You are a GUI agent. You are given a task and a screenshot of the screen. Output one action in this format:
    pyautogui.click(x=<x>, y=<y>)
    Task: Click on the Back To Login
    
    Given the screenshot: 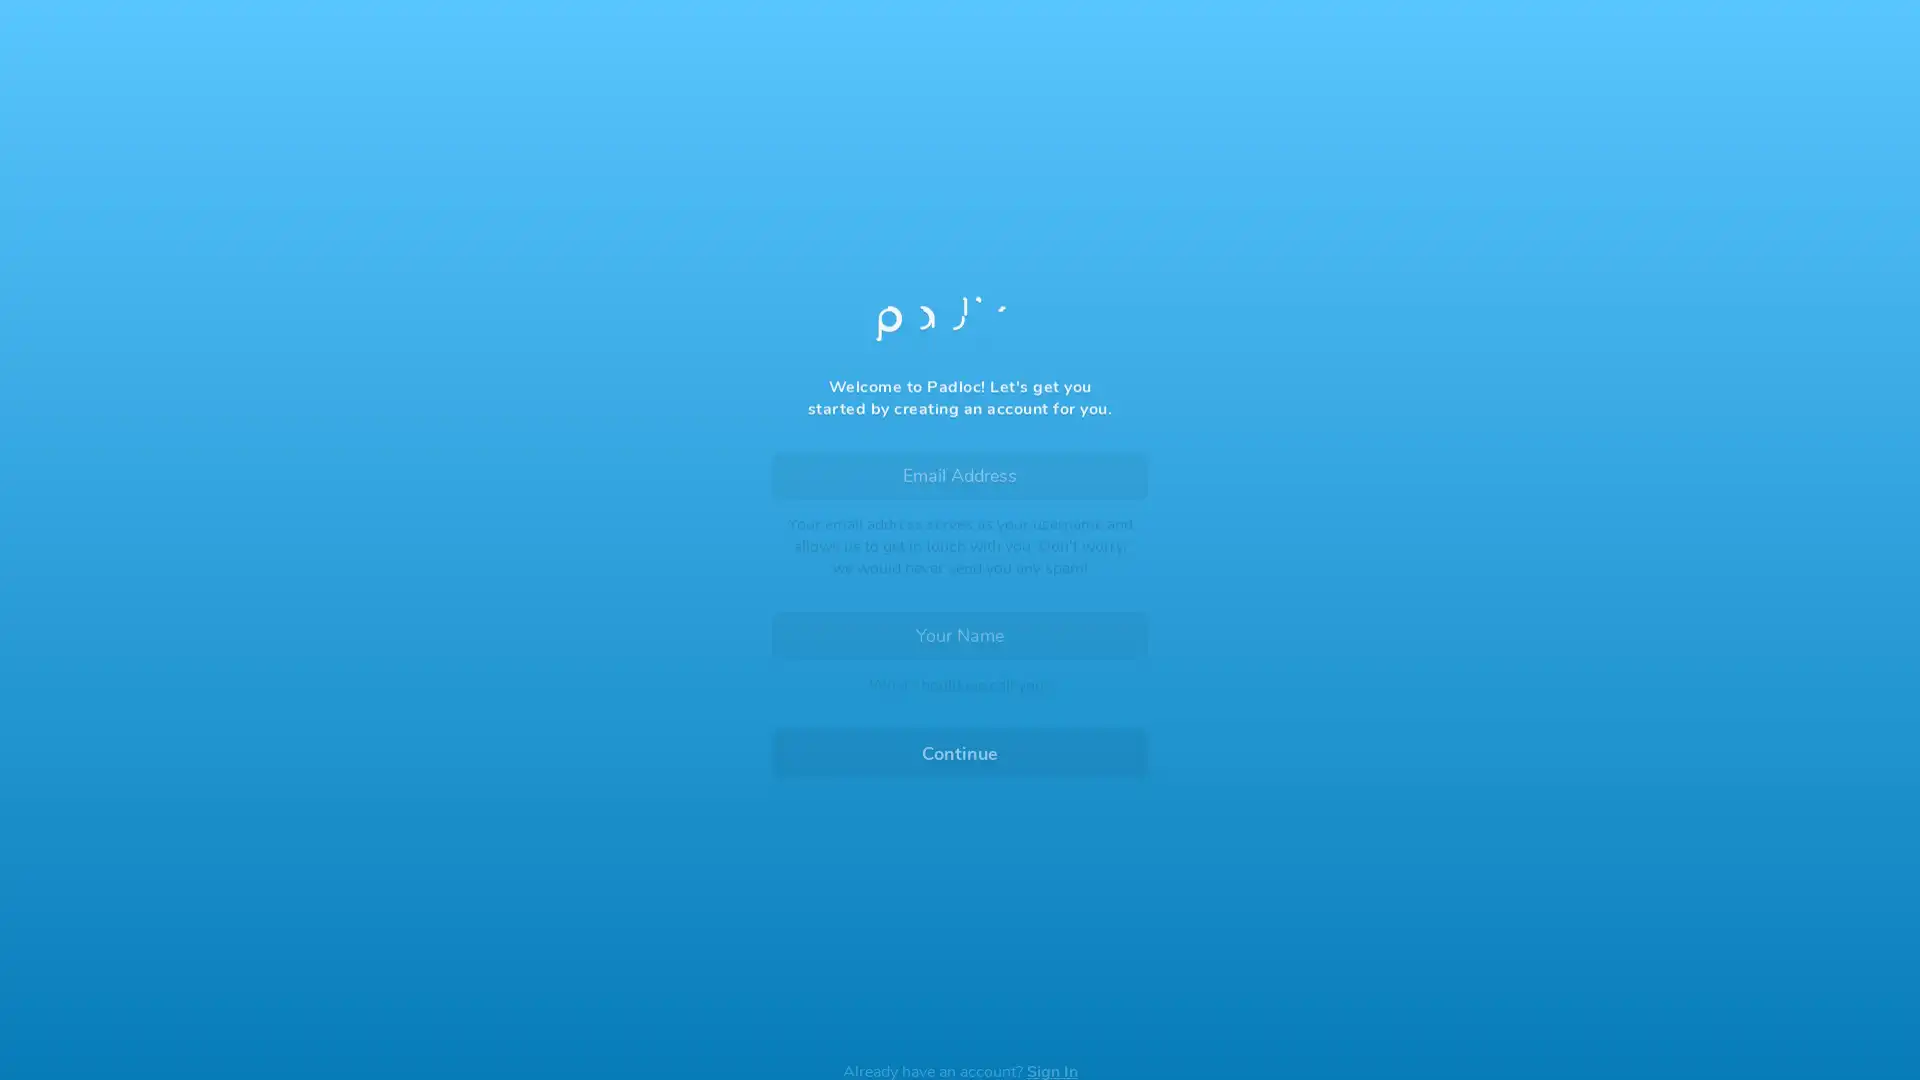 What is the action you would take?
    pyautogui.click(x=844, y=146)
    